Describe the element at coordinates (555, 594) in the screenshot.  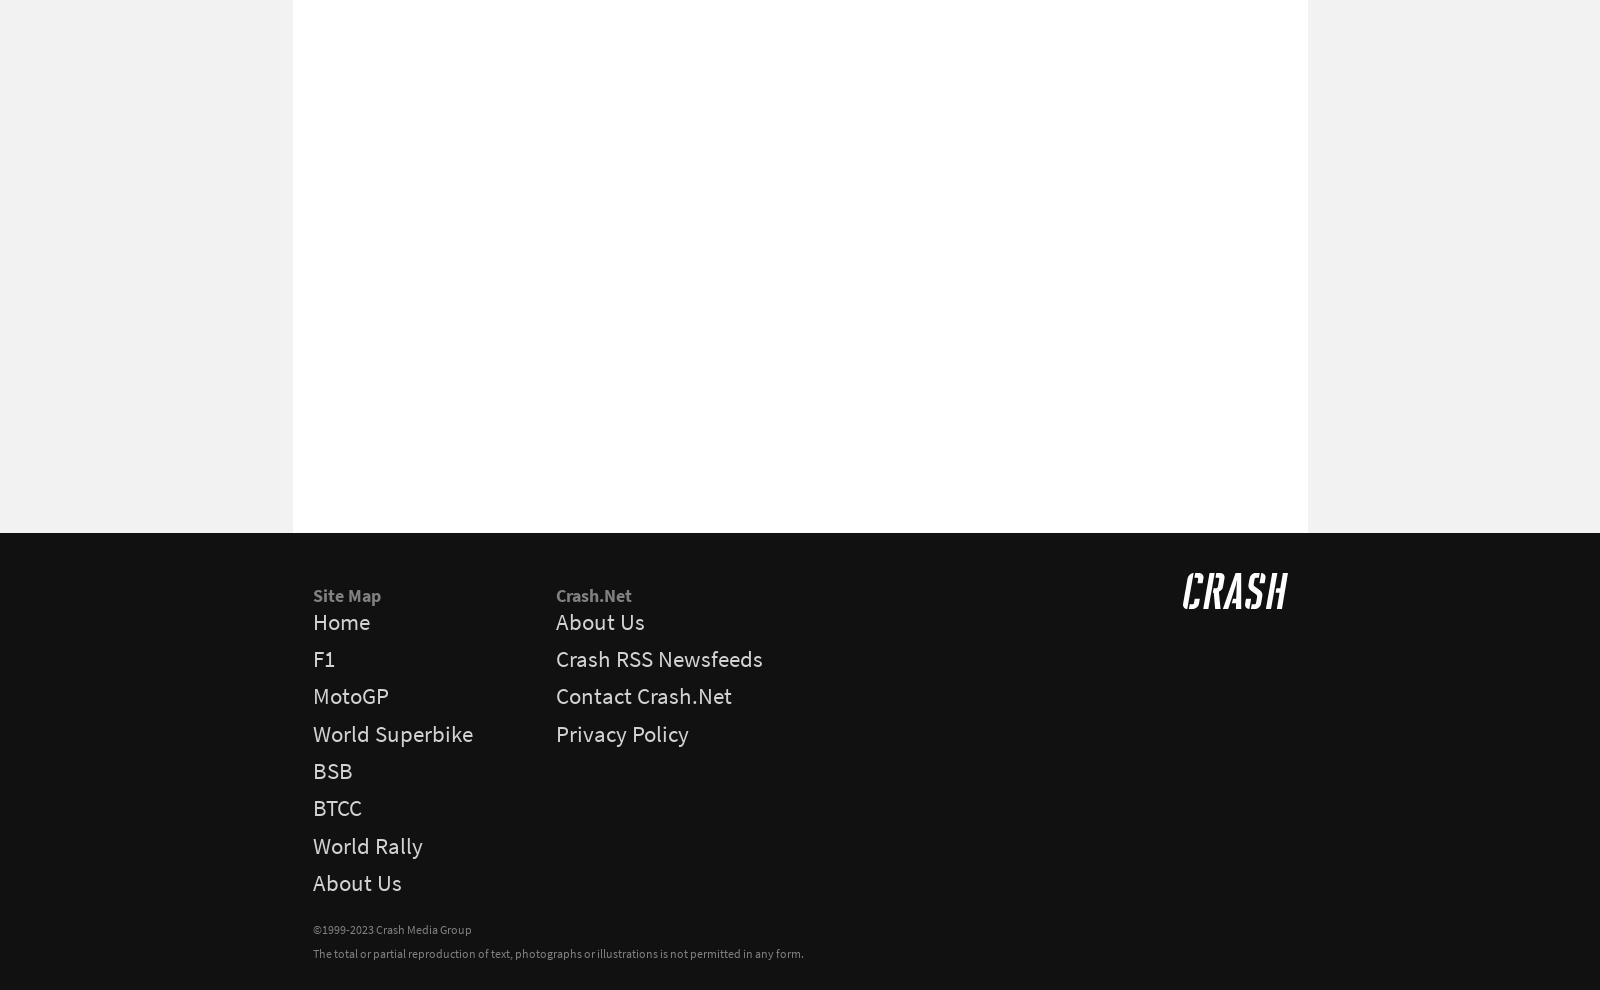
I see `'Crash.Net'` at that location.